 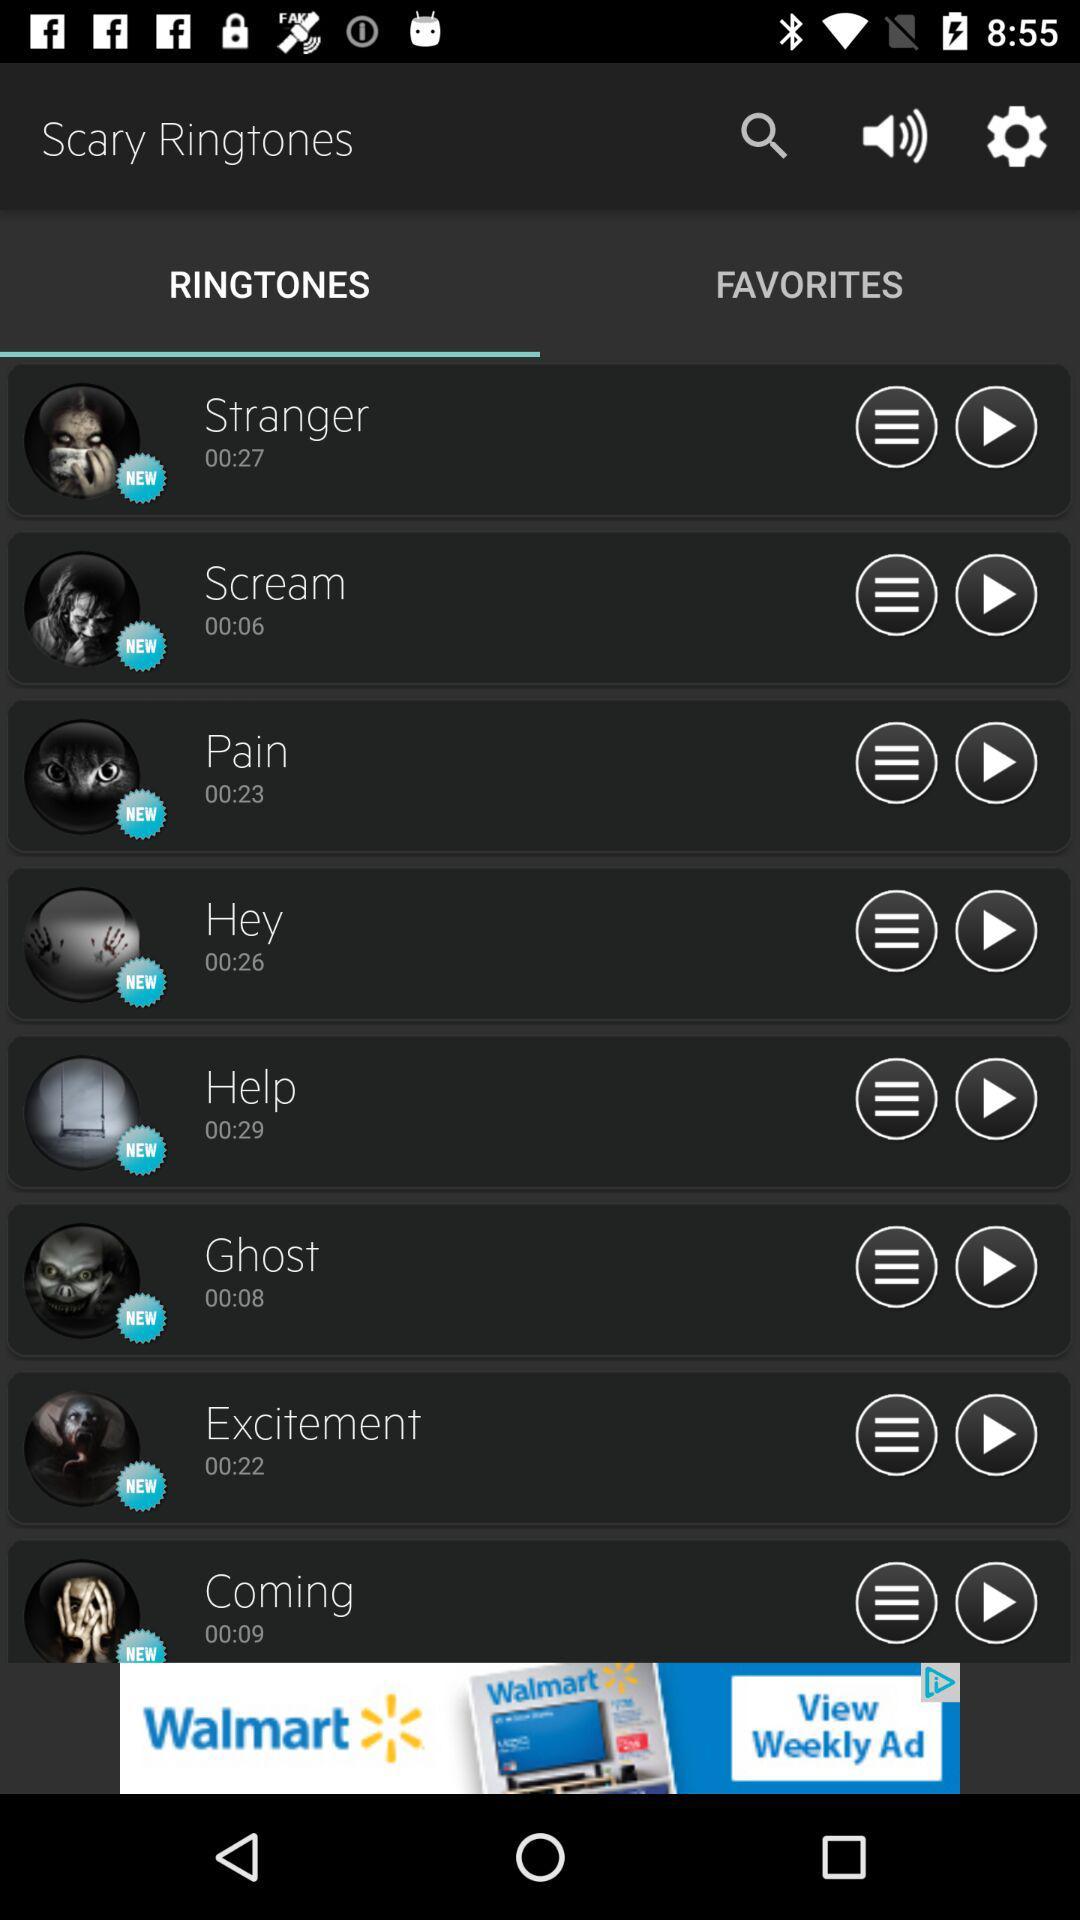 What do you see at coordinates (995, 931) in the screenshot?
I see `play song` at bounding box center [995, 931].